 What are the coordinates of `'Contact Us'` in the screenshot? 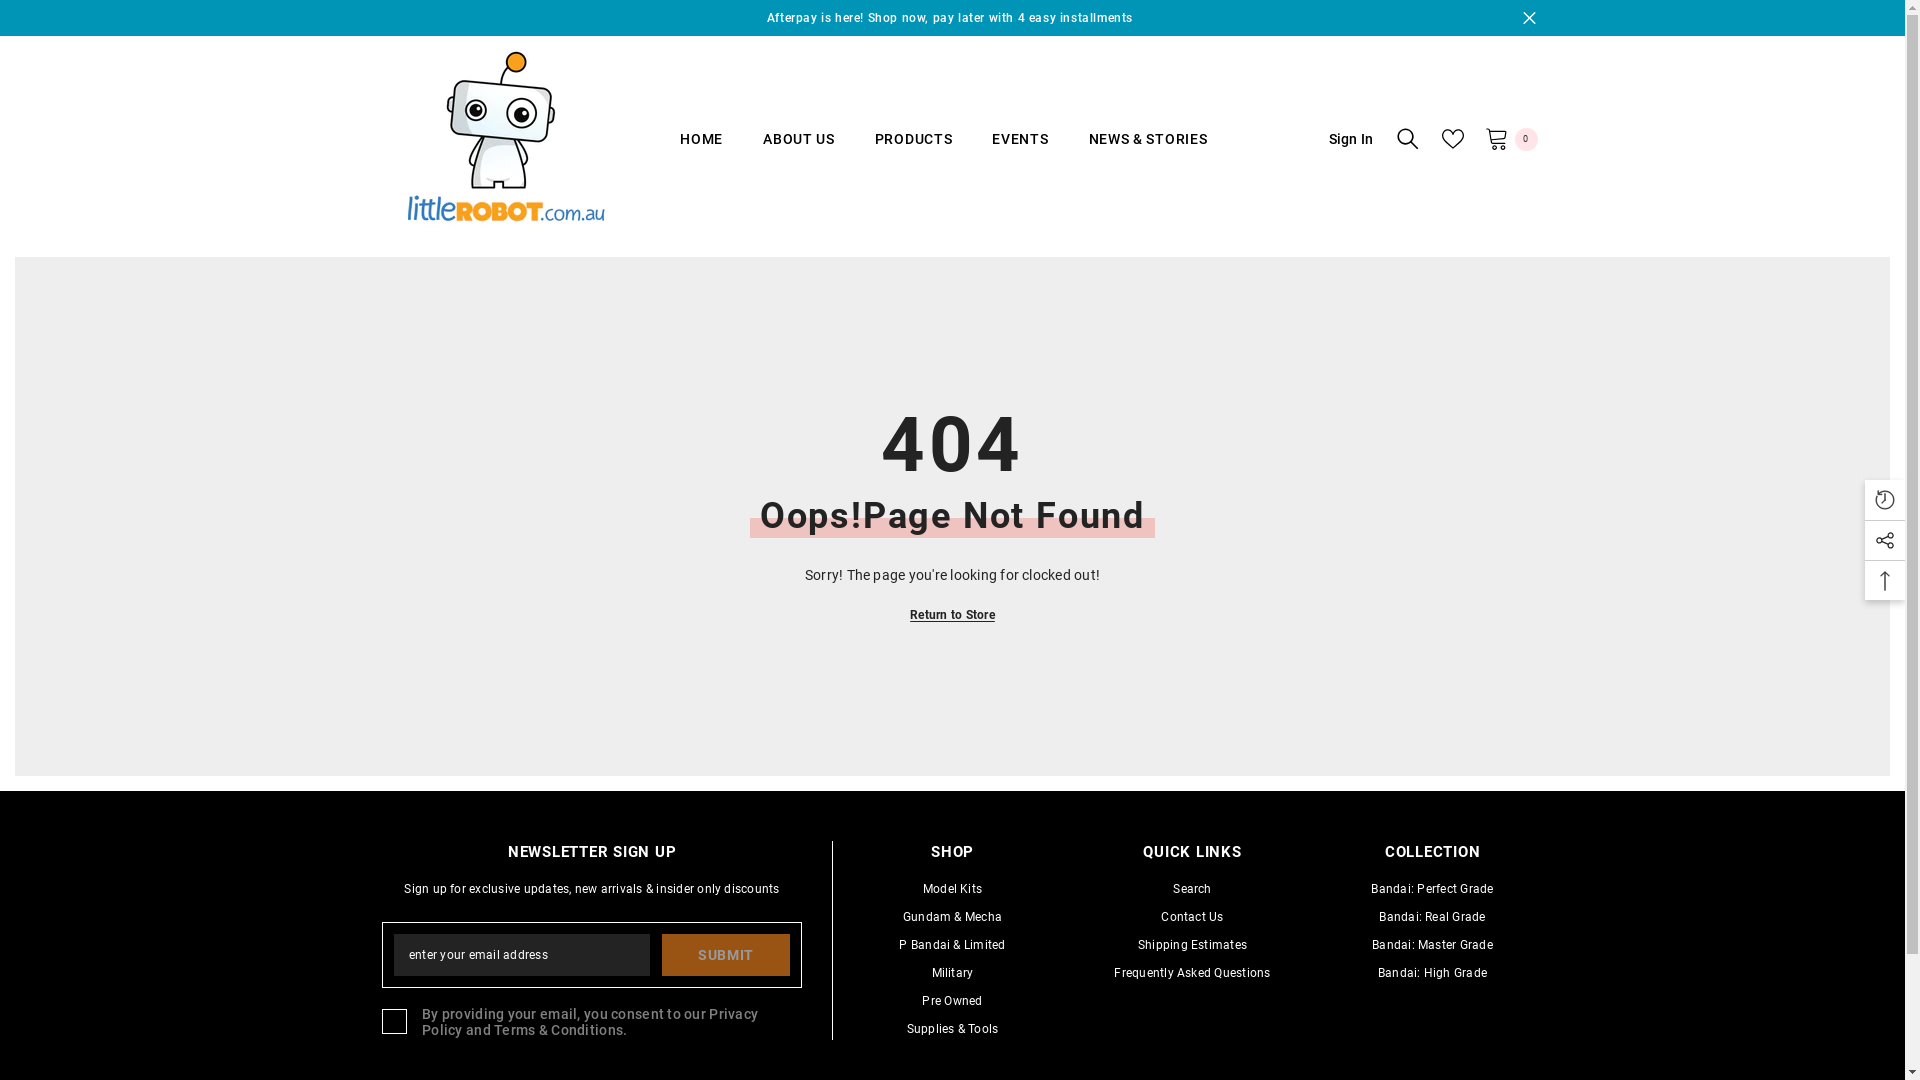 It's located at (1191, 917).